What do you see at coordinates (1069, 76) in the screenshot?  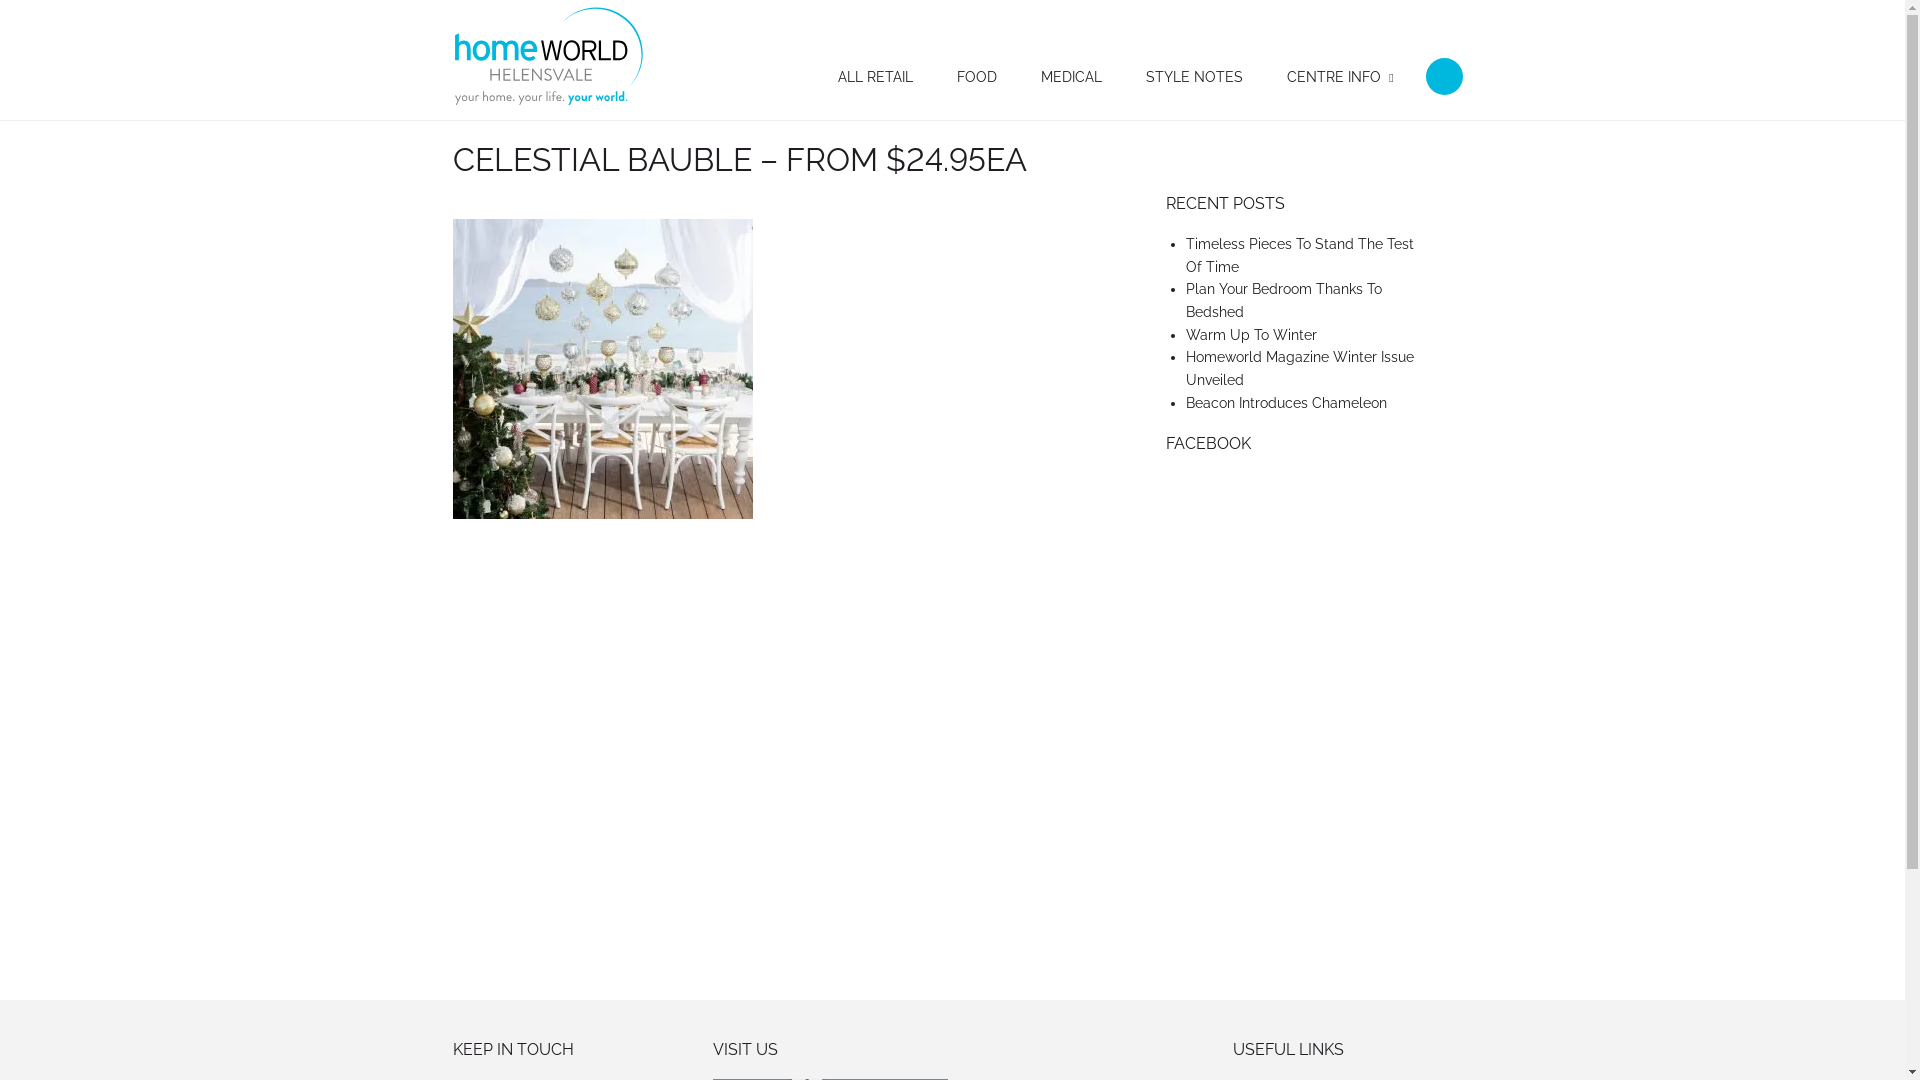 I see `'MEDICAL'` at bounding box center [1069, 76].